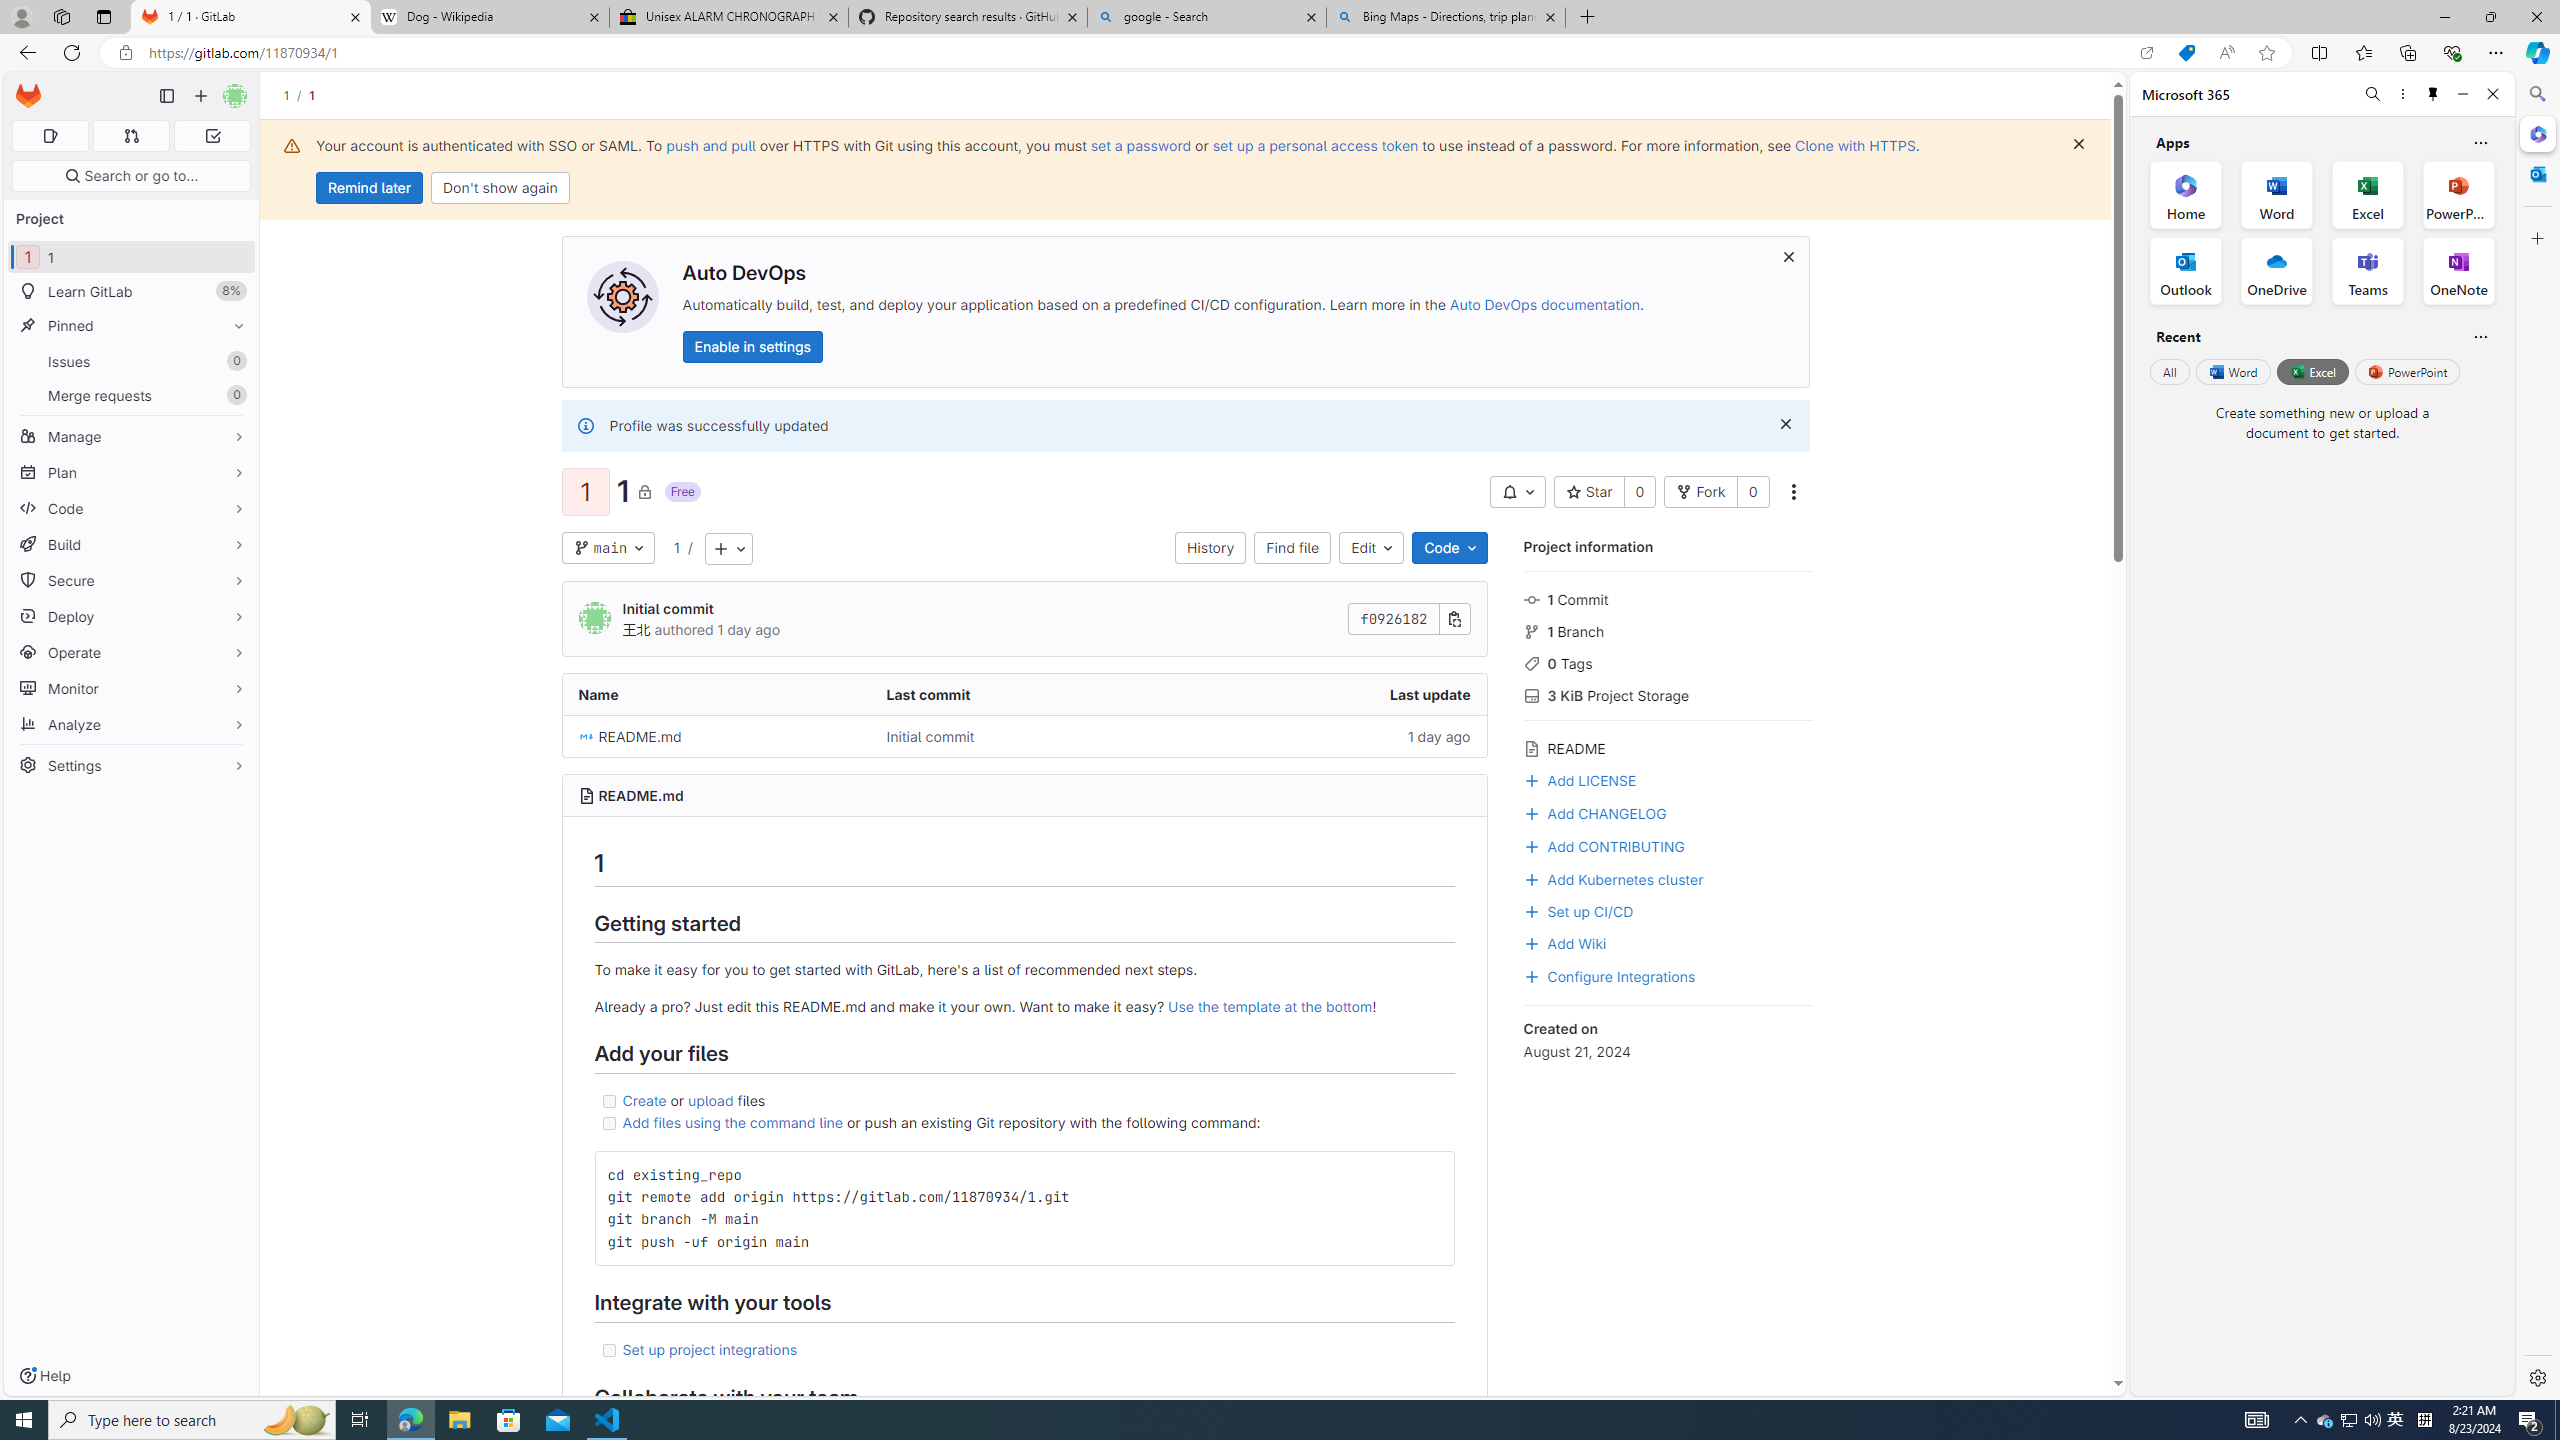  Describe the element at coordinates (710, 1099) in the screenshot. I see `'upload'` at that location.